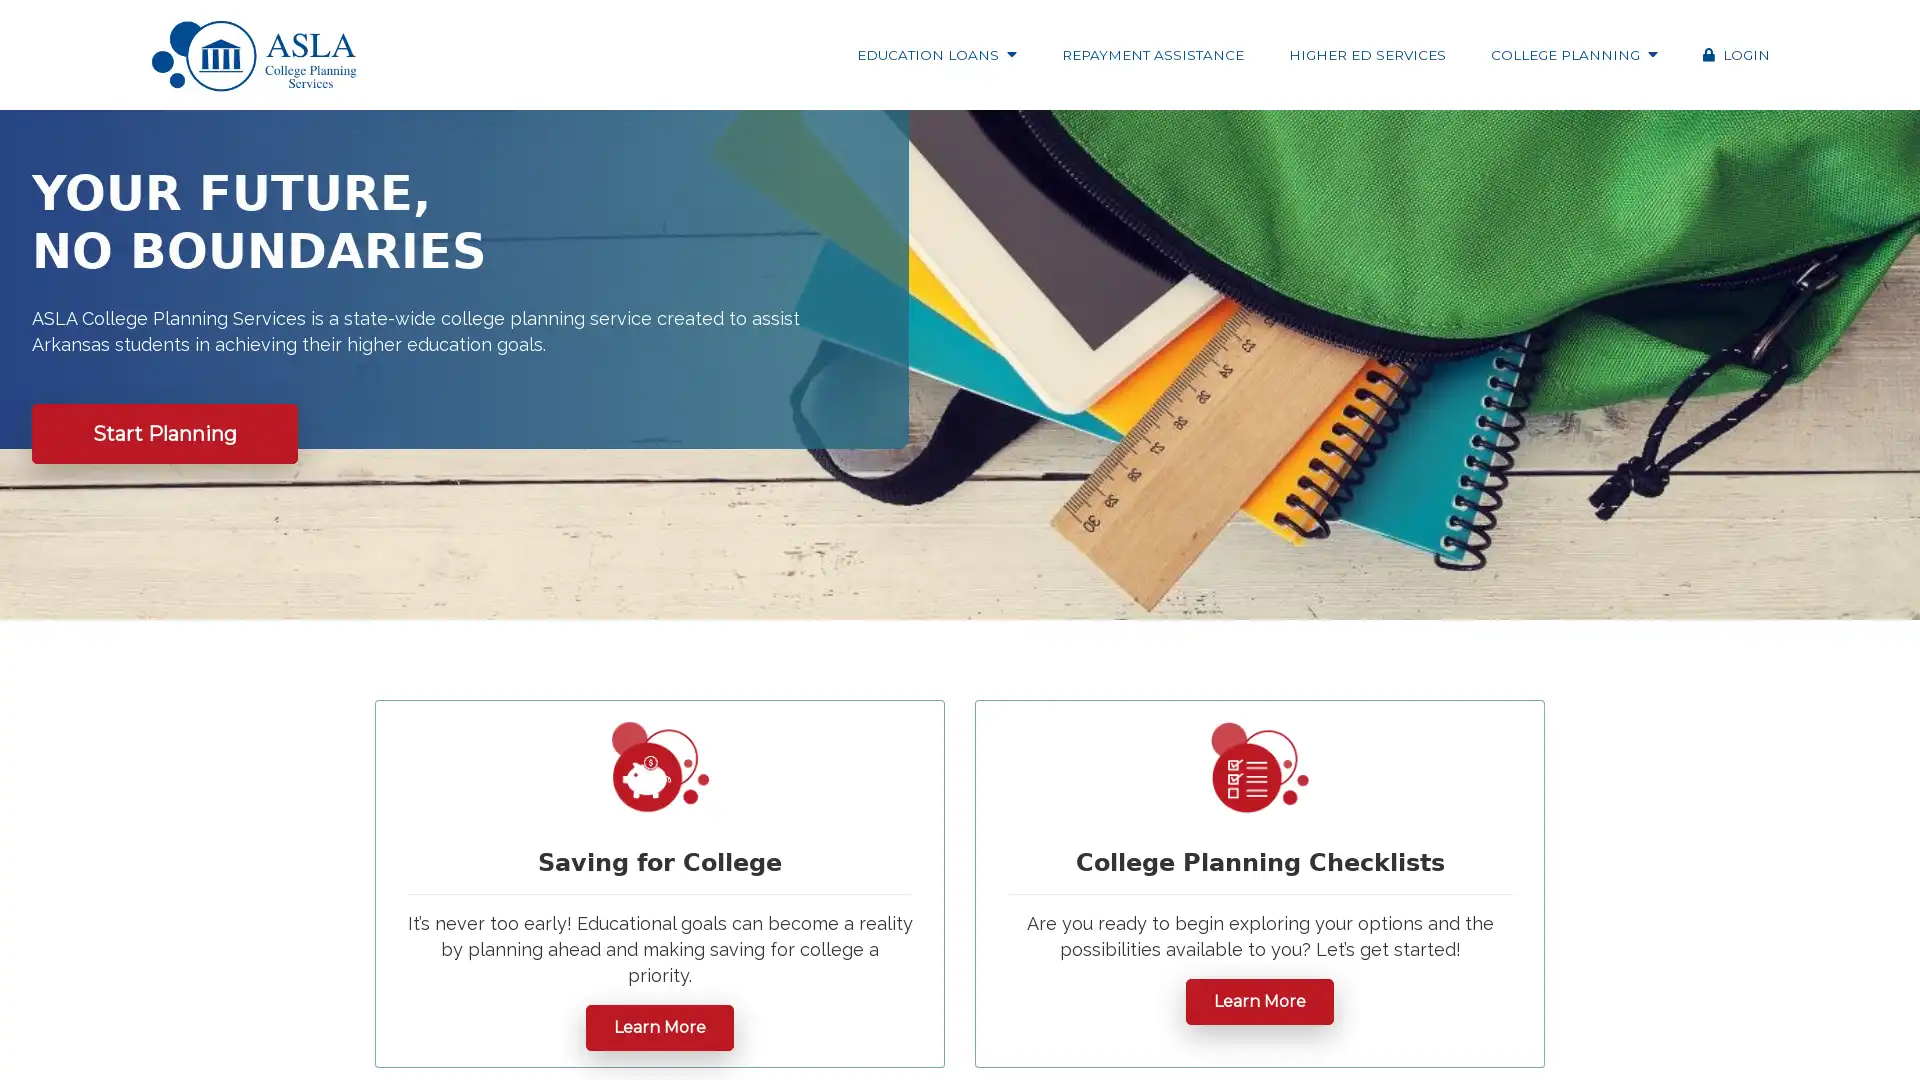  What do you see at coordinates (1258, 1001) in the screenshot?
I see `Learn More` at bounding box center [1258, 1001].